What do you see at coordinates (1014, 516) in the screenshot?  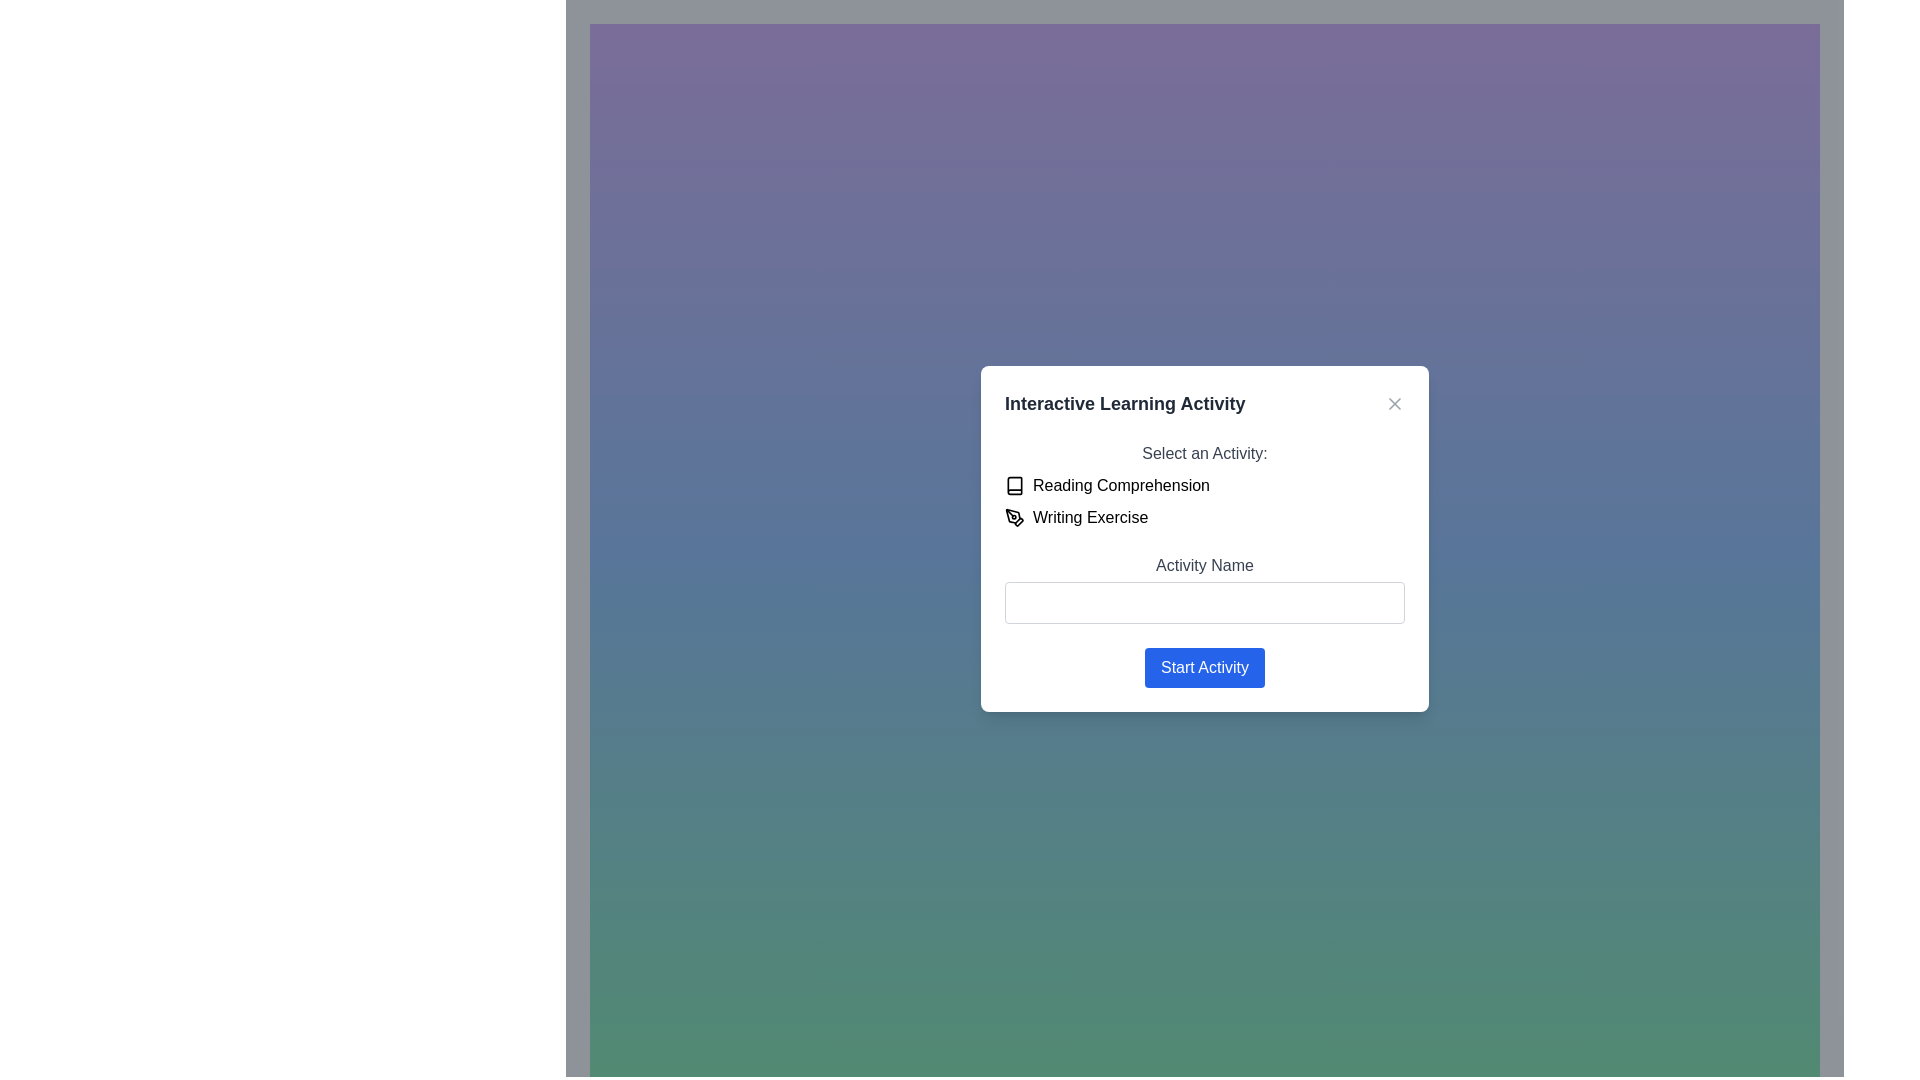 I see `the graphical pen tool icon that is part of the selectable option in the activity list, located to the left of the text 'Writing Exercise'` at bounding box center [1014, 516].